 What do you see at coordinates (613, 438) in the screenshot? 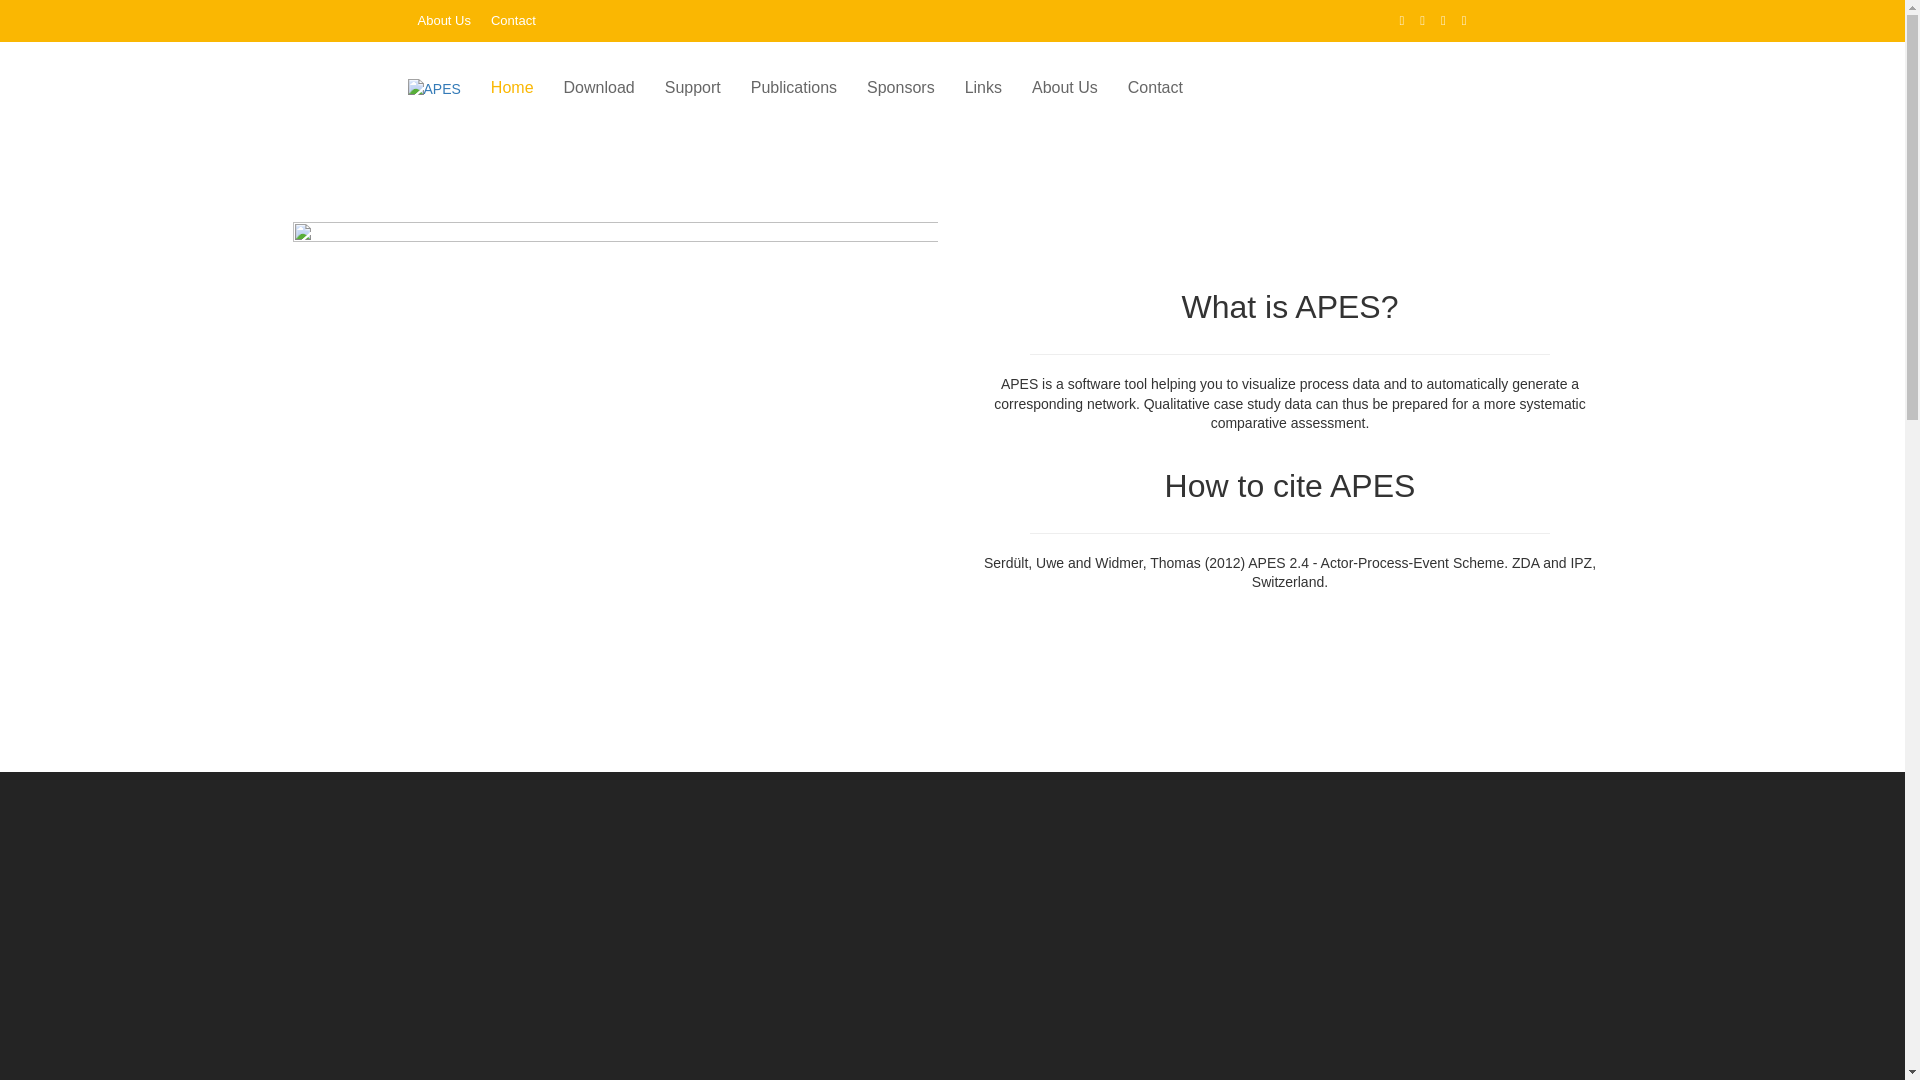
I see `'Rio_Process'` at bounding box center [613, 438].